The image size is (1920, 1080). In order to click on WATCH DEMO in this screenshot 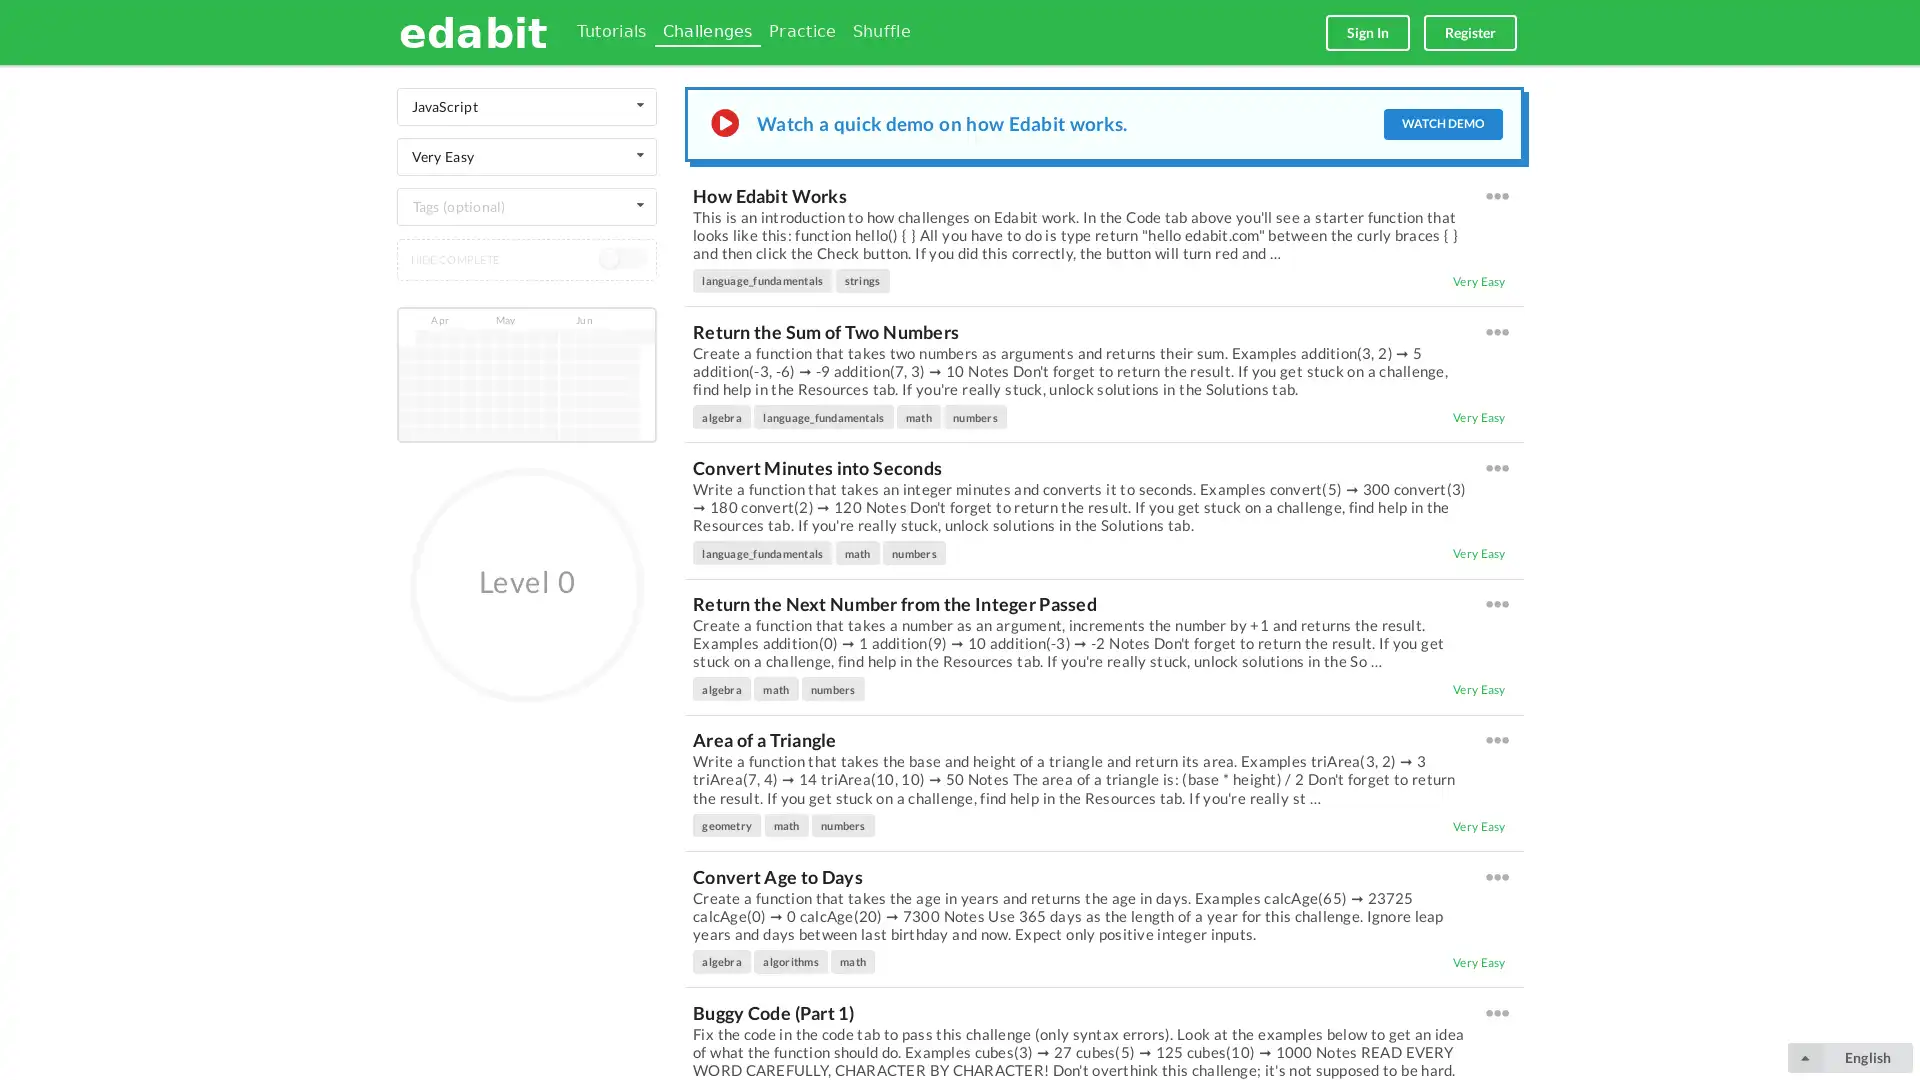, I will do `click(1442, 123)`.